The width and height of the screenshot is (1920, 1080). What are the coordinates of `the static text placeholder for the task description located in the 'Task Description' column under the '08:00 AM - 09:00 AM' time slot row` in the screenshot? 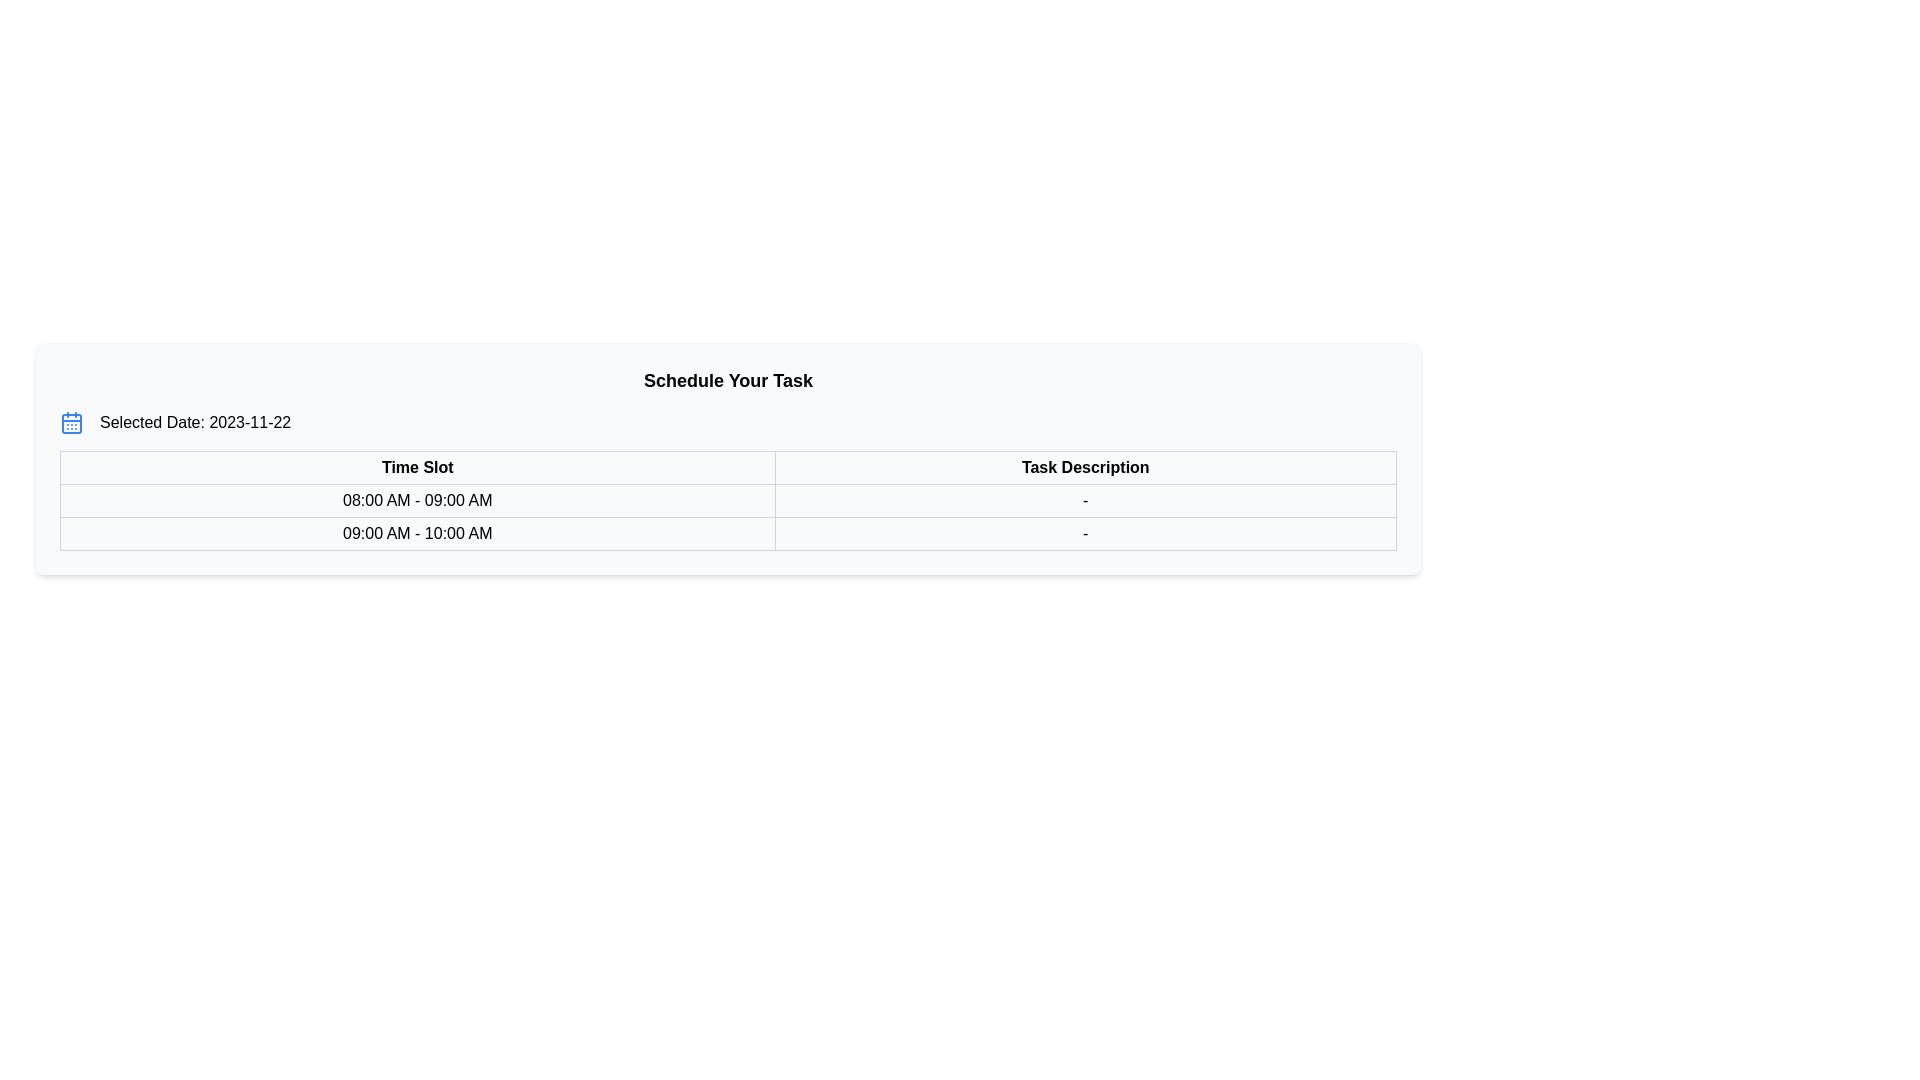 It's located at (1084, 500).